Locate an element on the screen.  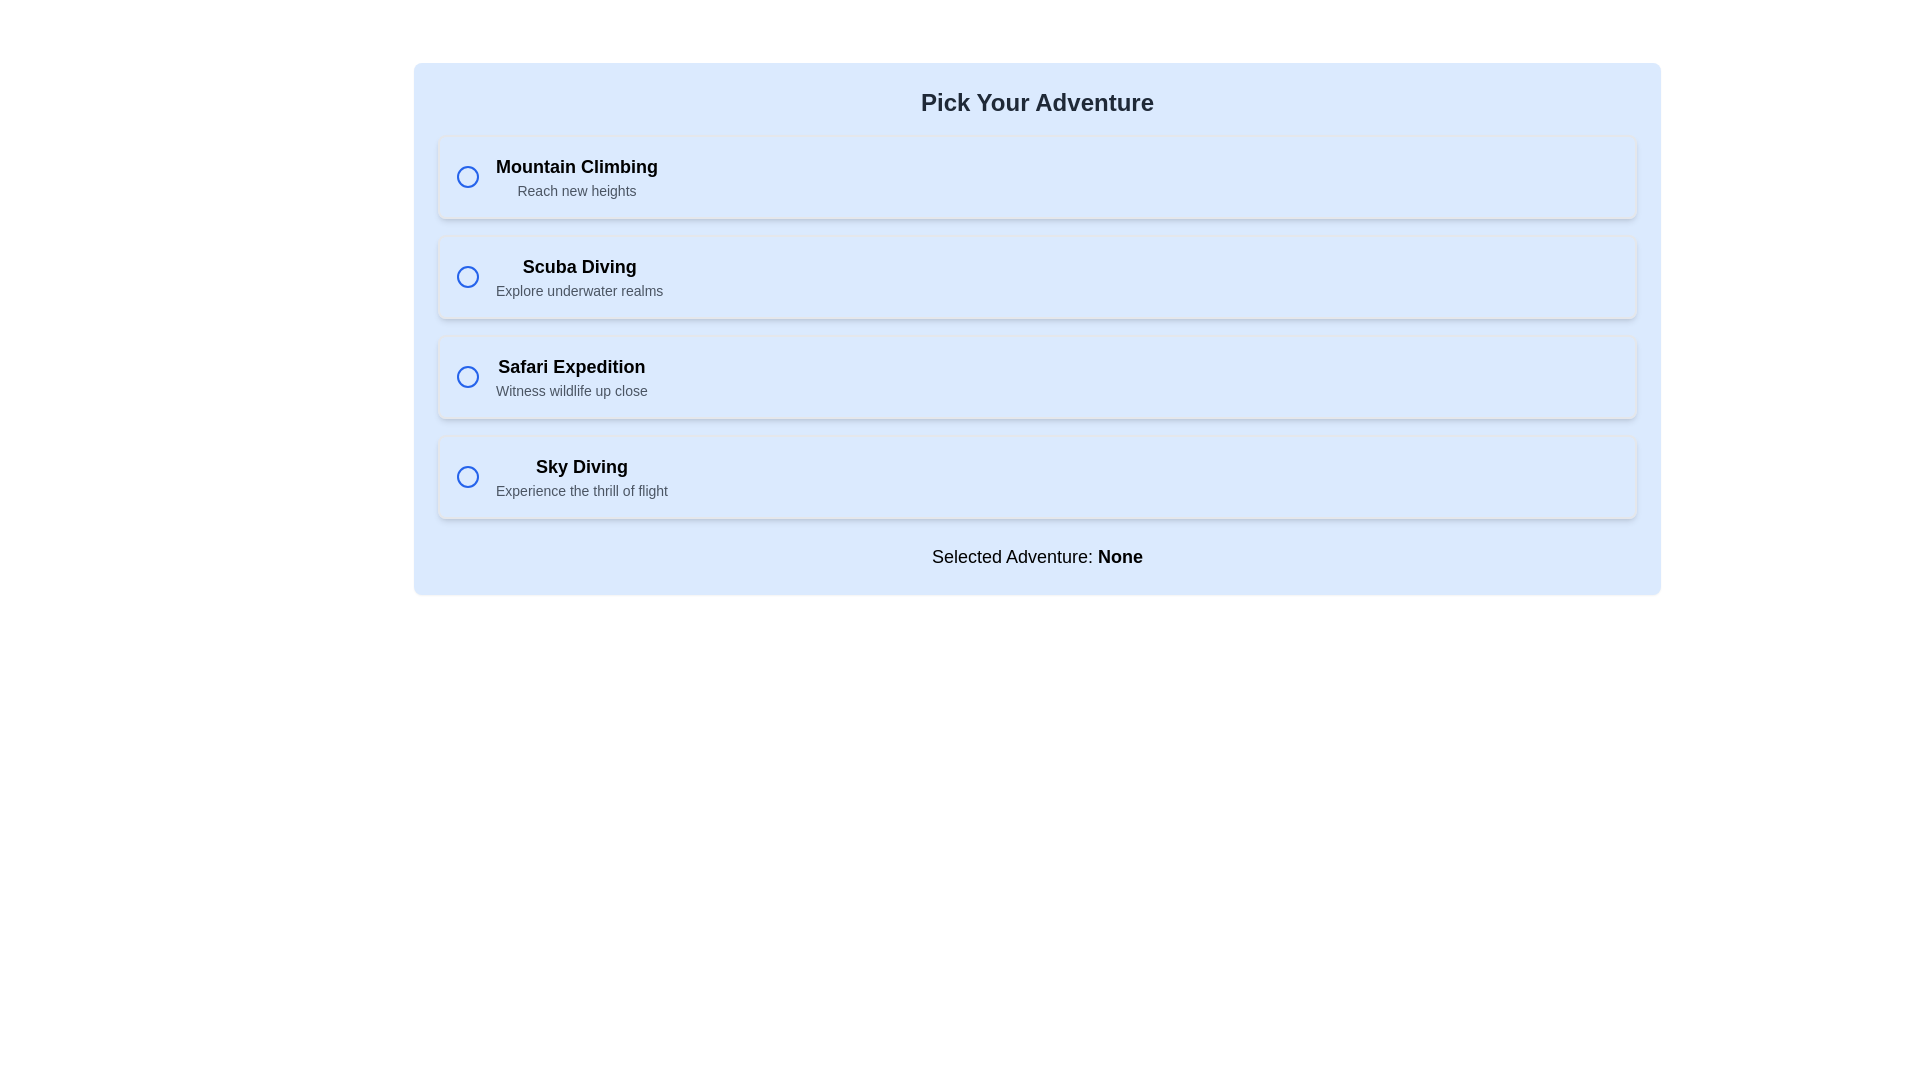
descriptive information provided by the 'Sky Diving' text label located under the 'Pick Your Adventure' section, immediately below the 'Sky Diving' heading is located at coordinates (580, 490).